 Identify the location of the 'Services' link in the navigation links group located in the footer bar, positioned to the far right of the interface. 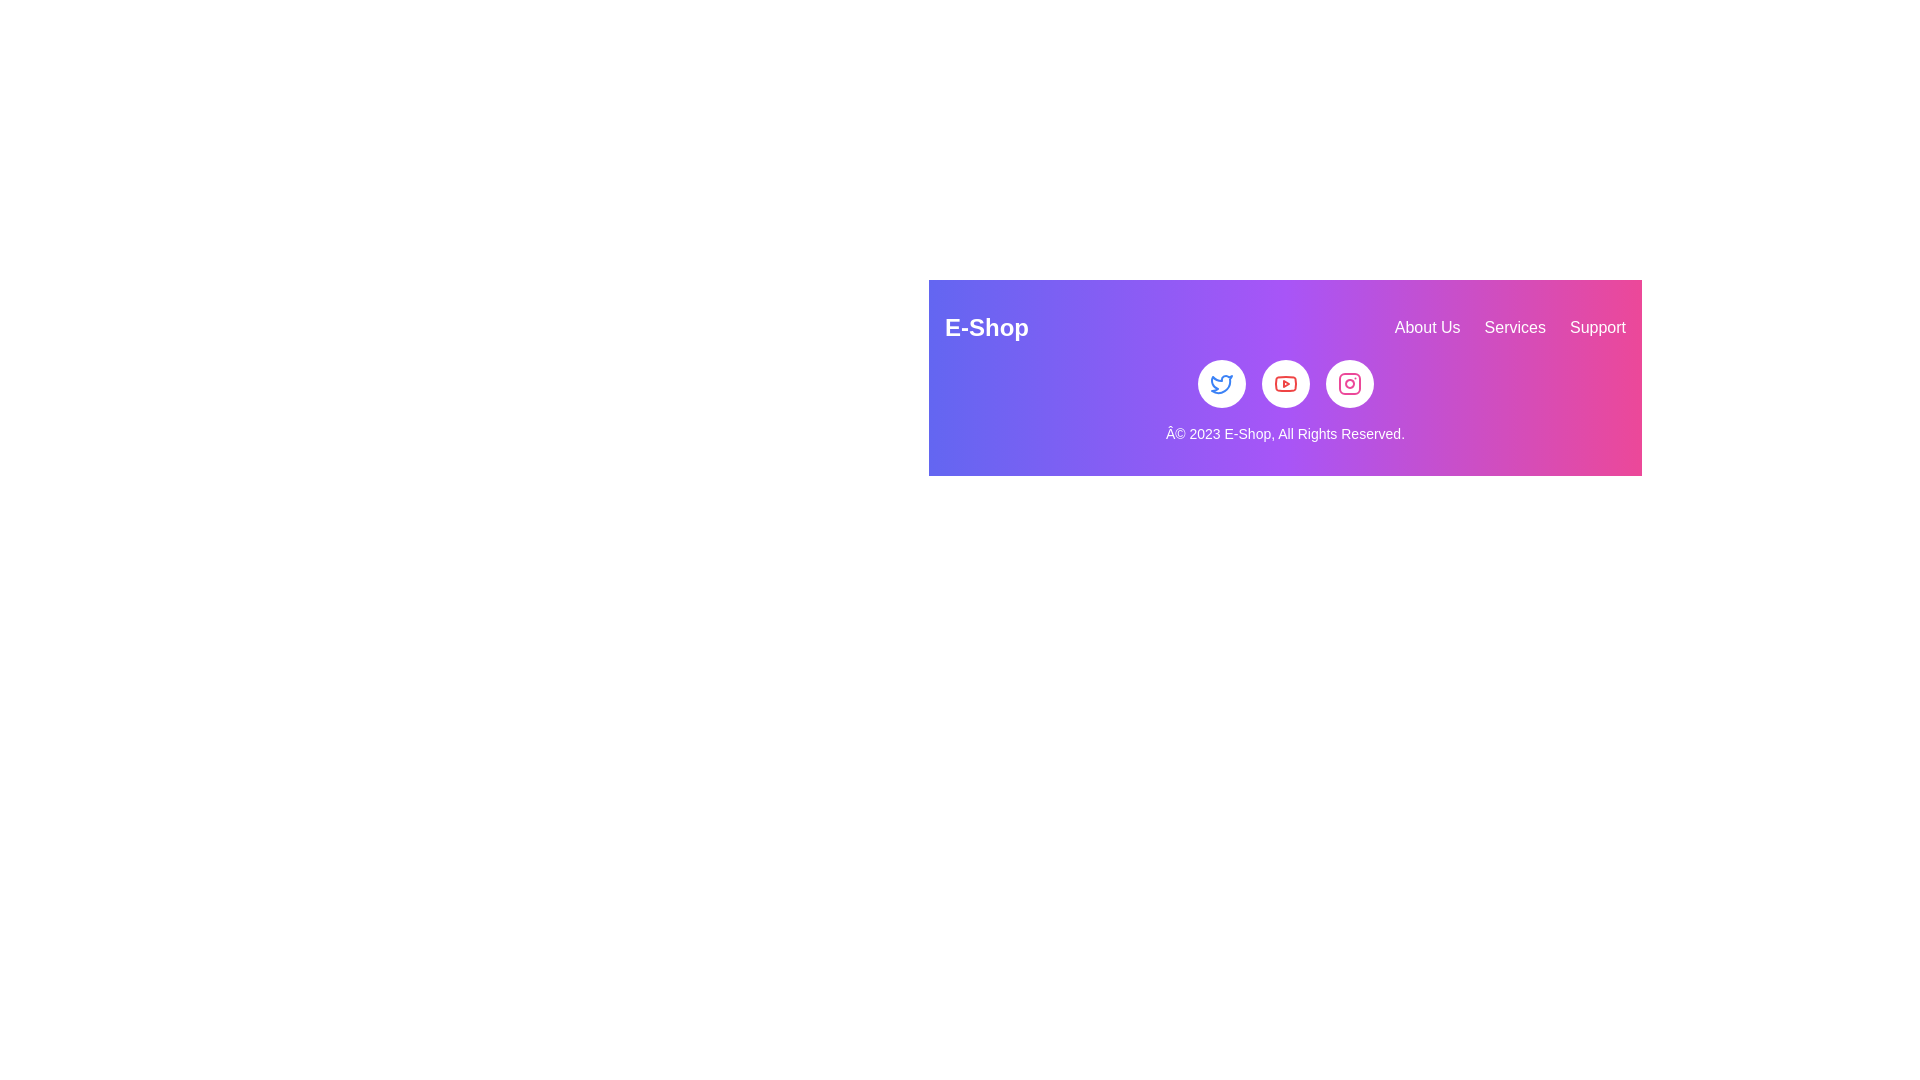
(1510, 326).